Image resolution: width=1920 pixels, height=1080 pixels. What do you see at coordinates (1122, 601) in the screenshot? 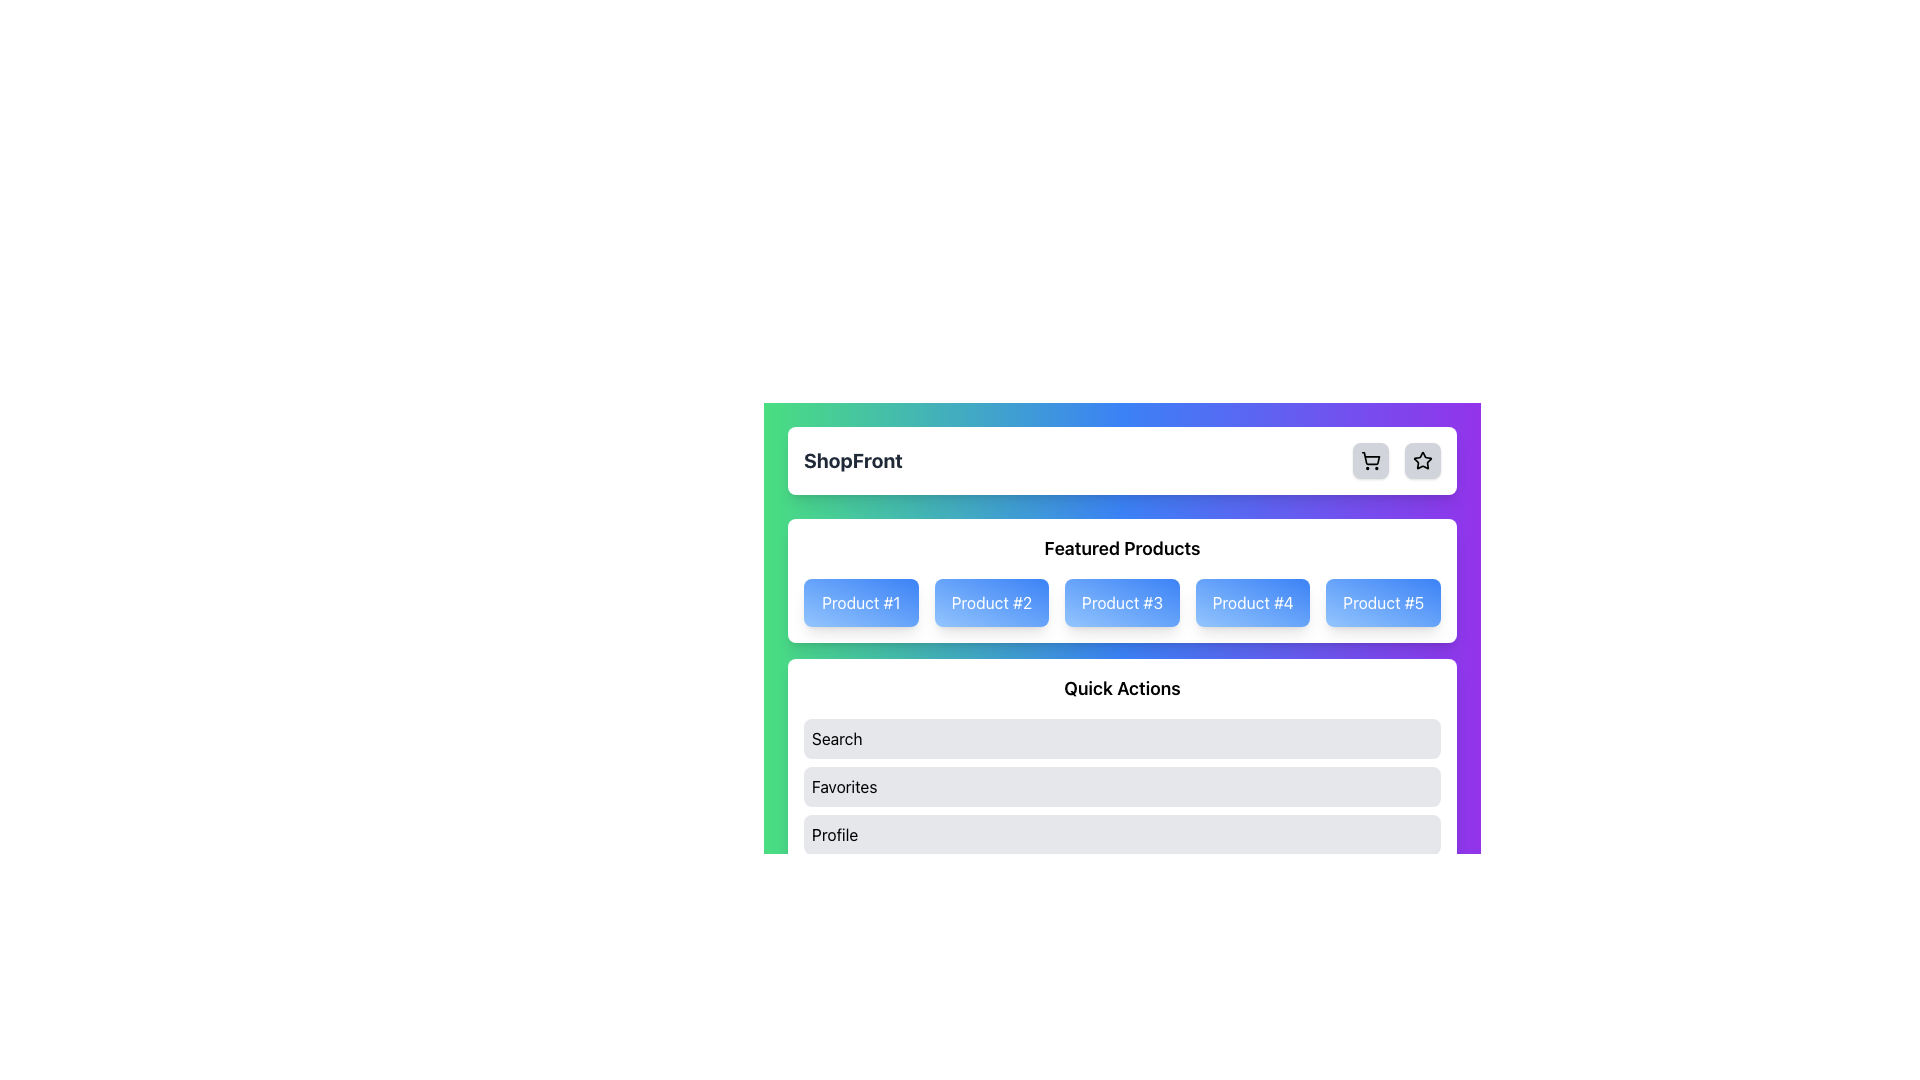
I see `the third button in the 'Featured Products' section` at bounding box center [1122, 601].